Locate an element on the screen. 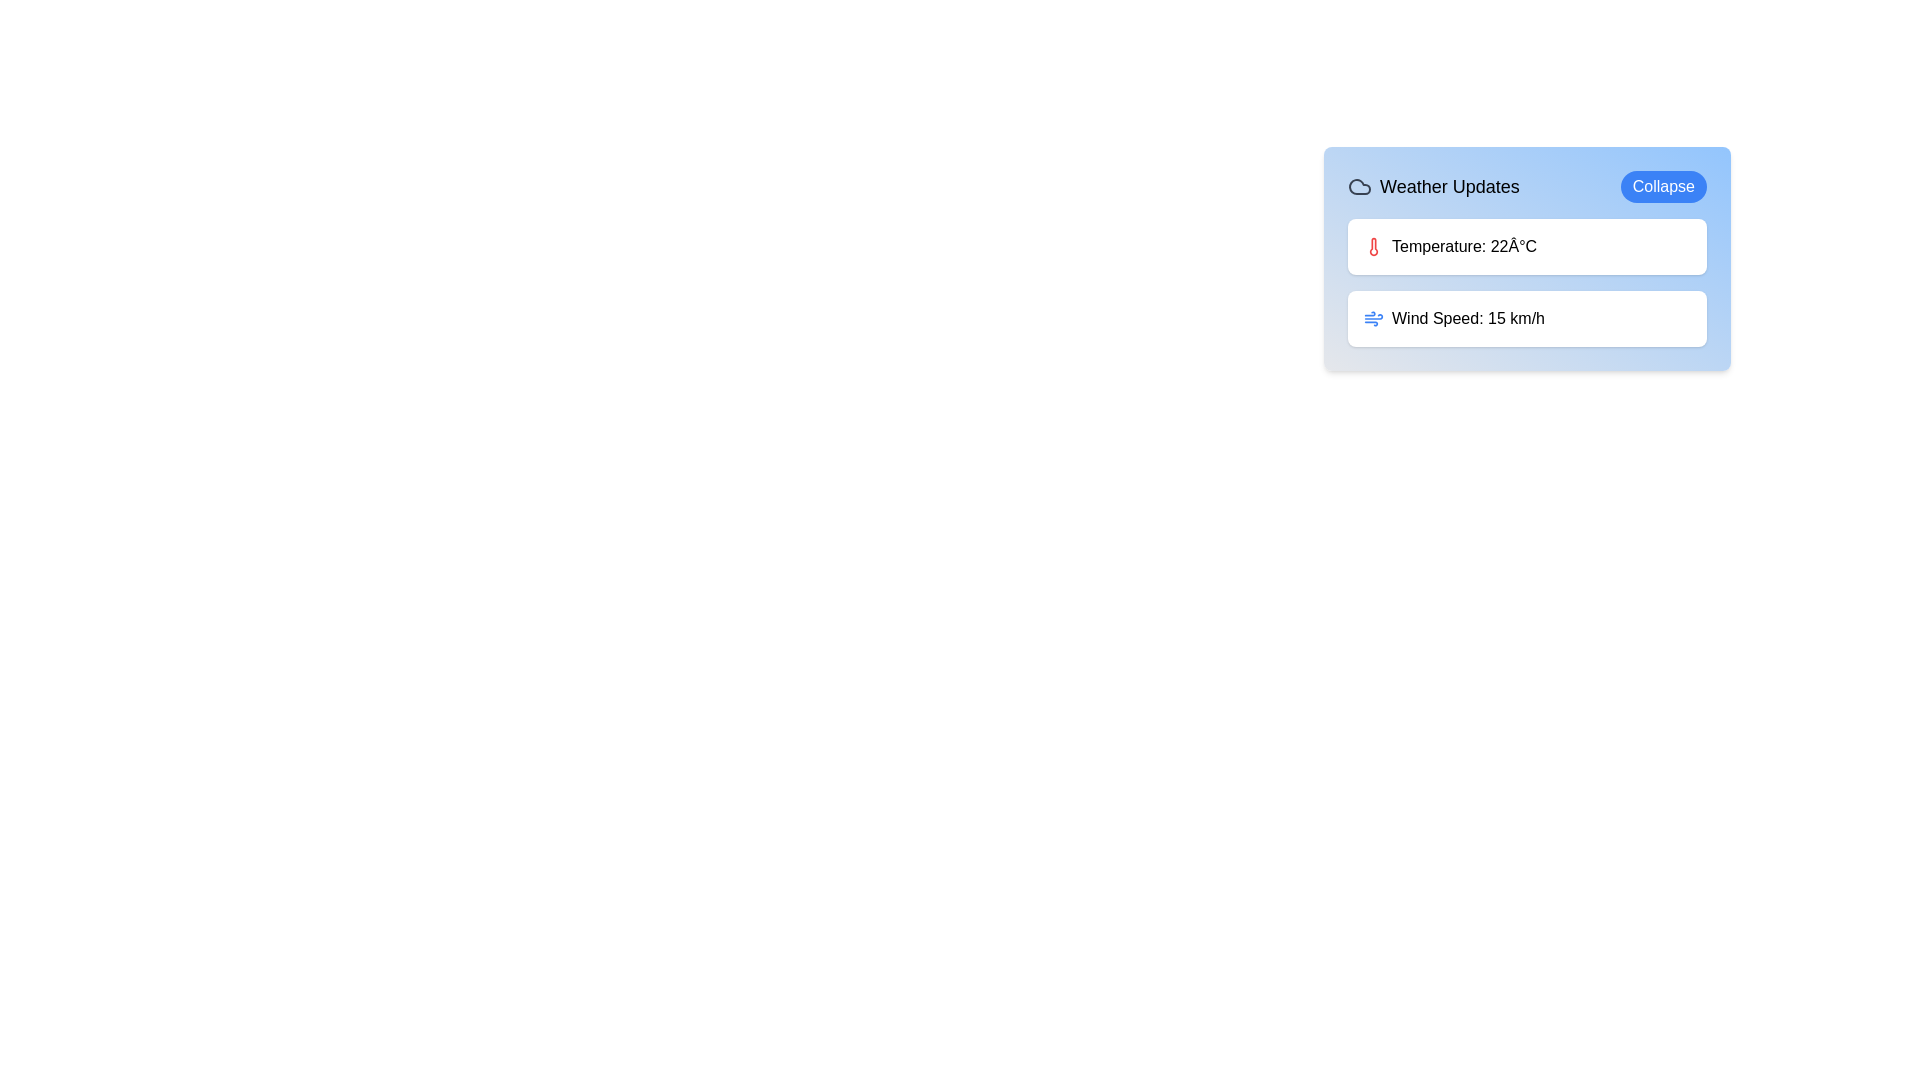  the cloud-shaped icon with a gray outline located to the left of the 'Weather Updates' text in the weather information panel is located at coordinates (1359, 186).